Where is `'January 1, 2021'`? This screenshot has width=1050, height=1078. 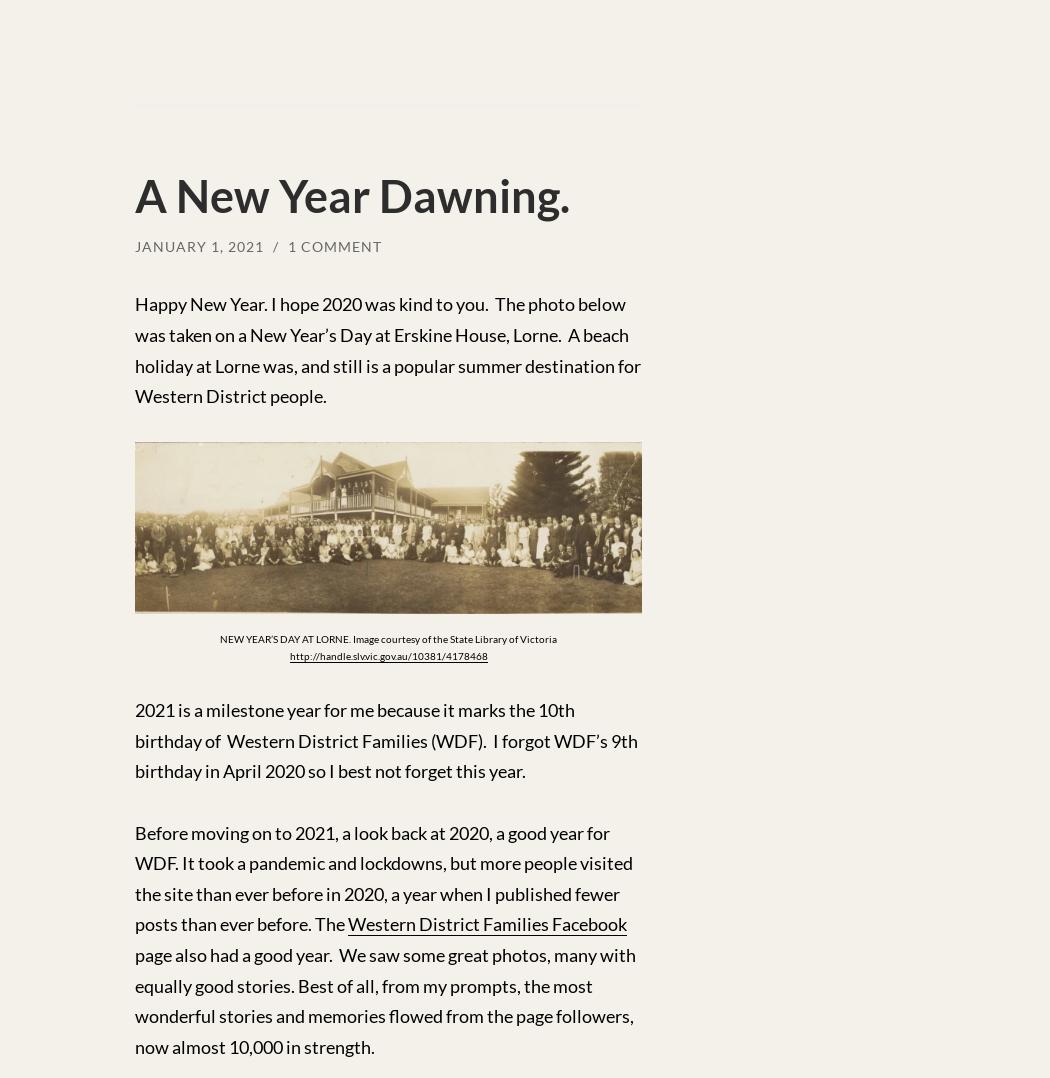 'January 1, 2021' is located at coordinates (198, 244).